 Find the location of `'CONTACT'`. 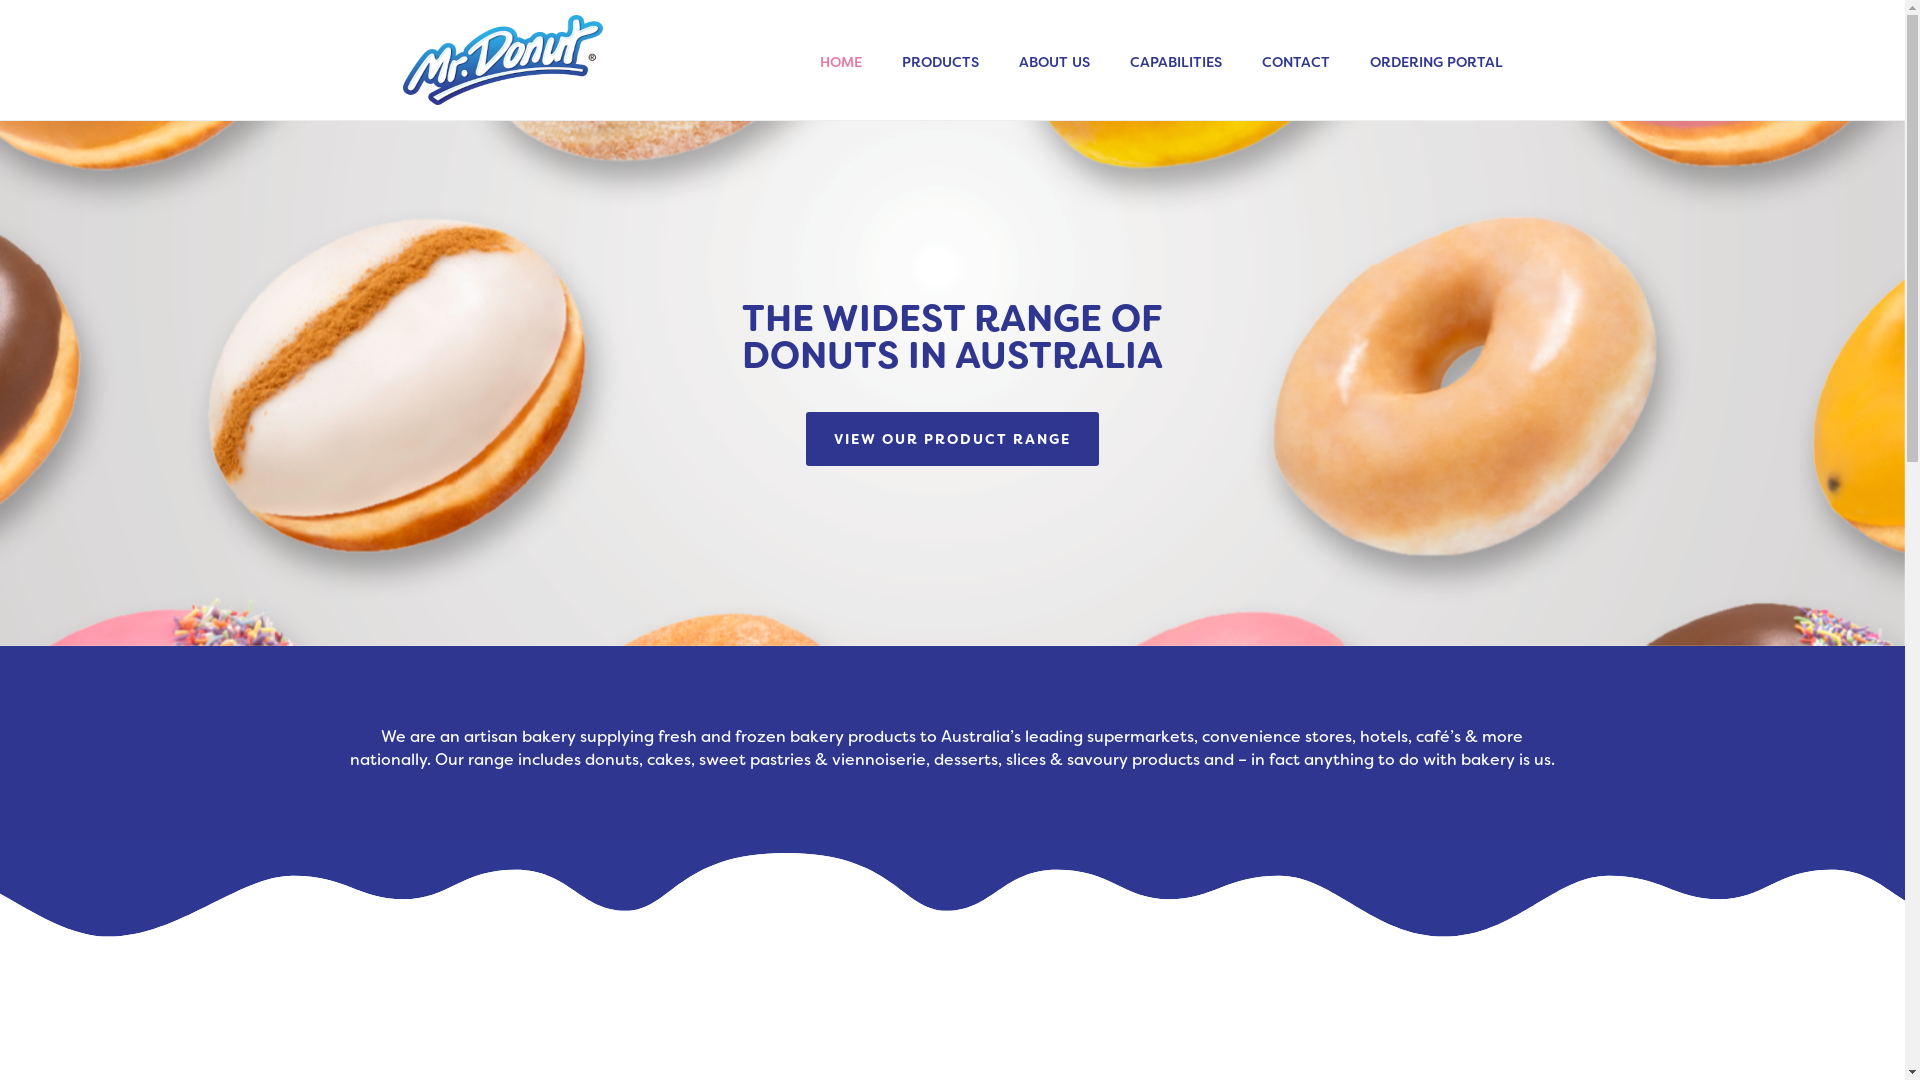

'CONTACT' is located at coordinates (1296, 59).